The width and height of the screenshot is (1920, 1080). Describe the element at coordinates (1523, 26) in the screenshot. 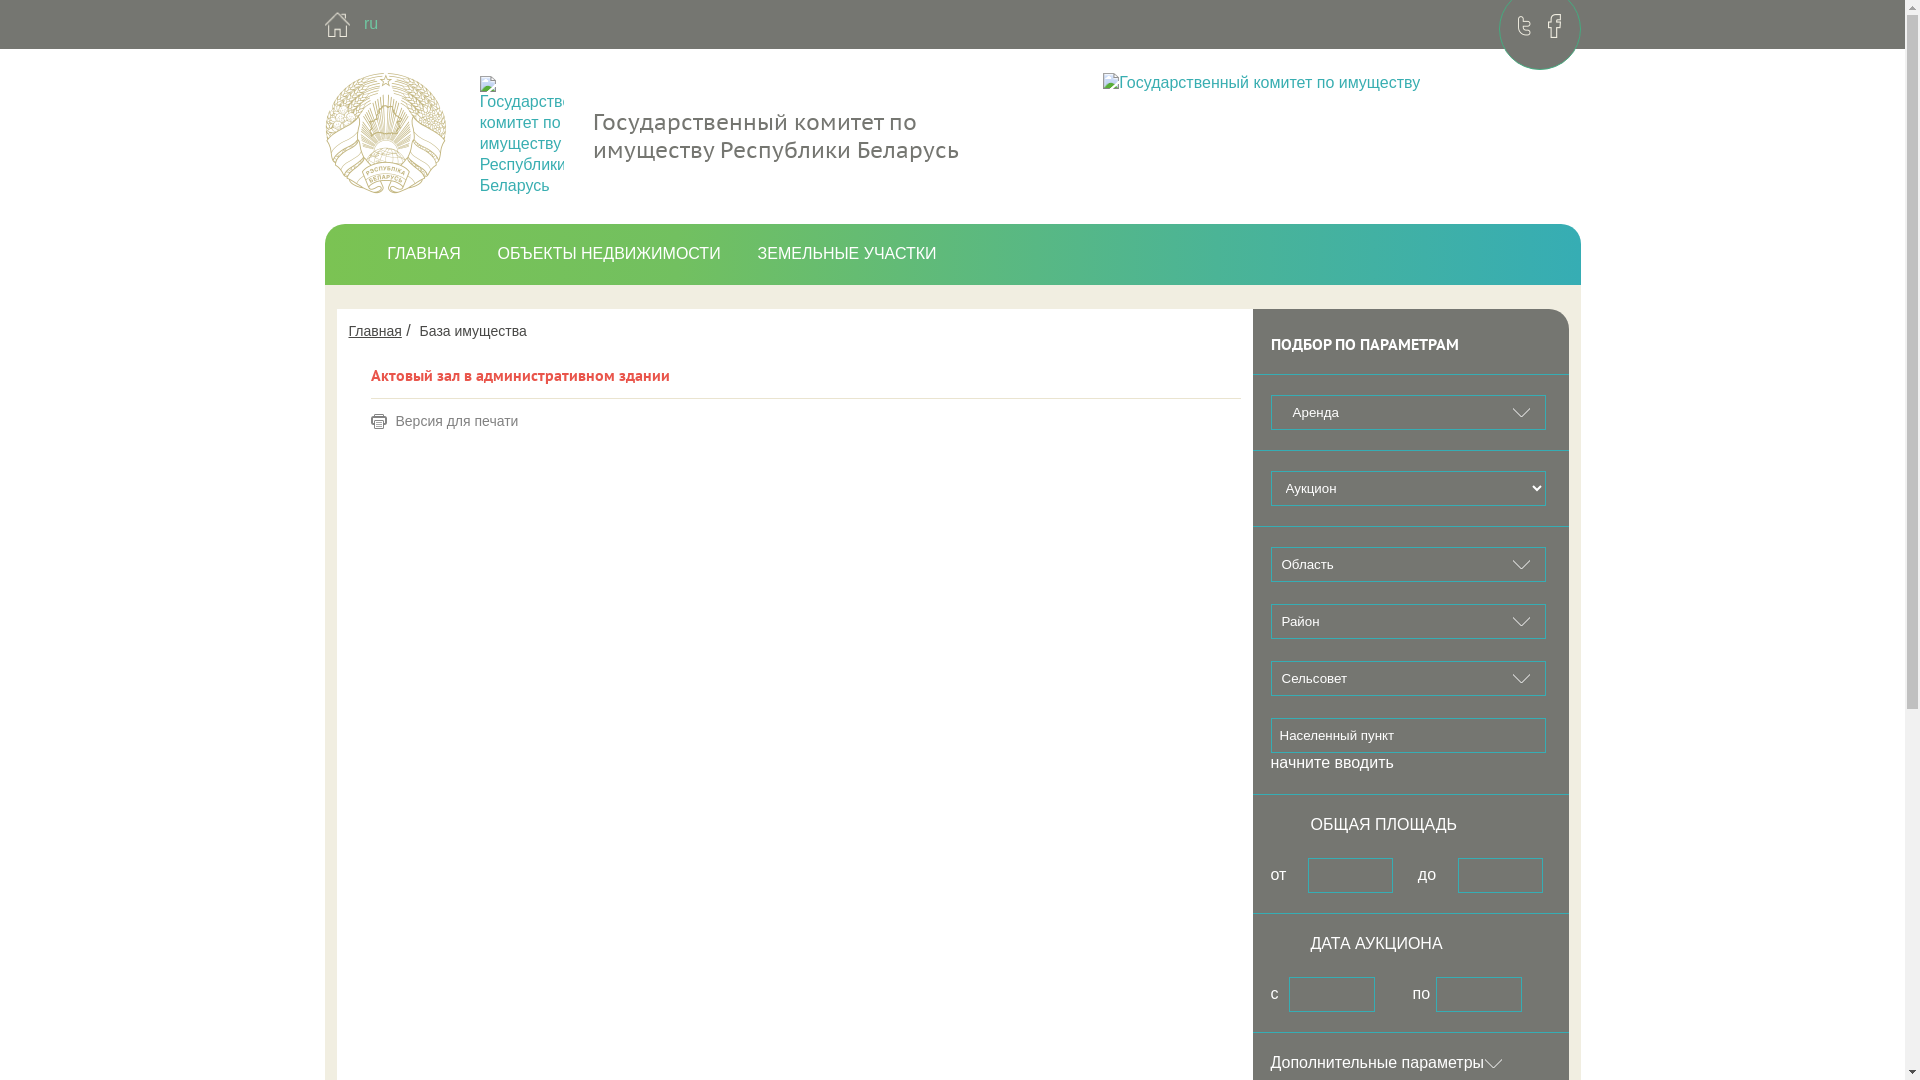

I see `'twitter'` at that location.